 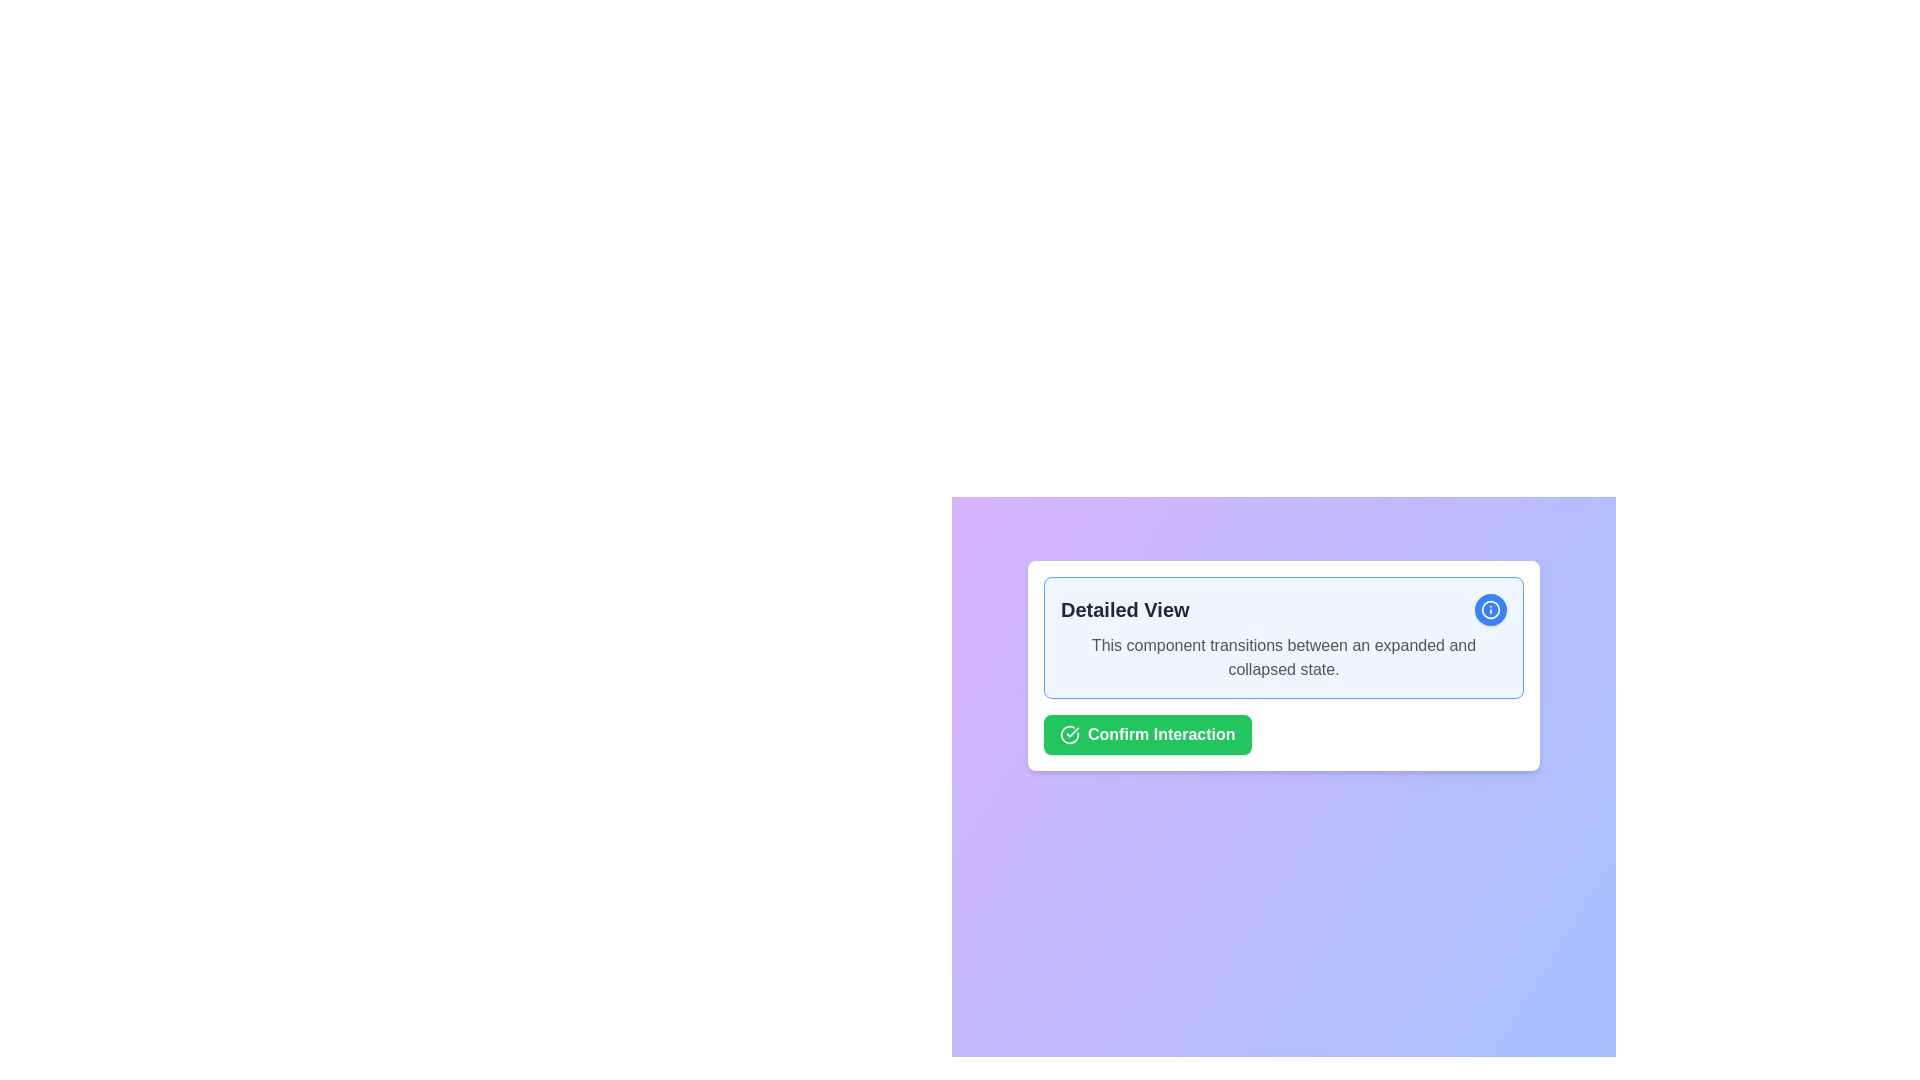 What do you see at coordinates (1283, 658) in the screenshot?
I see `the static text label that reads 'This component transitions between an expanded and collapsed state.', which is styled in light gray and located within a soft blue background, positioned below the header text 'Detailed View' and above the green button labeled 'Confirm Interaction'` at bounding box center [1283, 658].